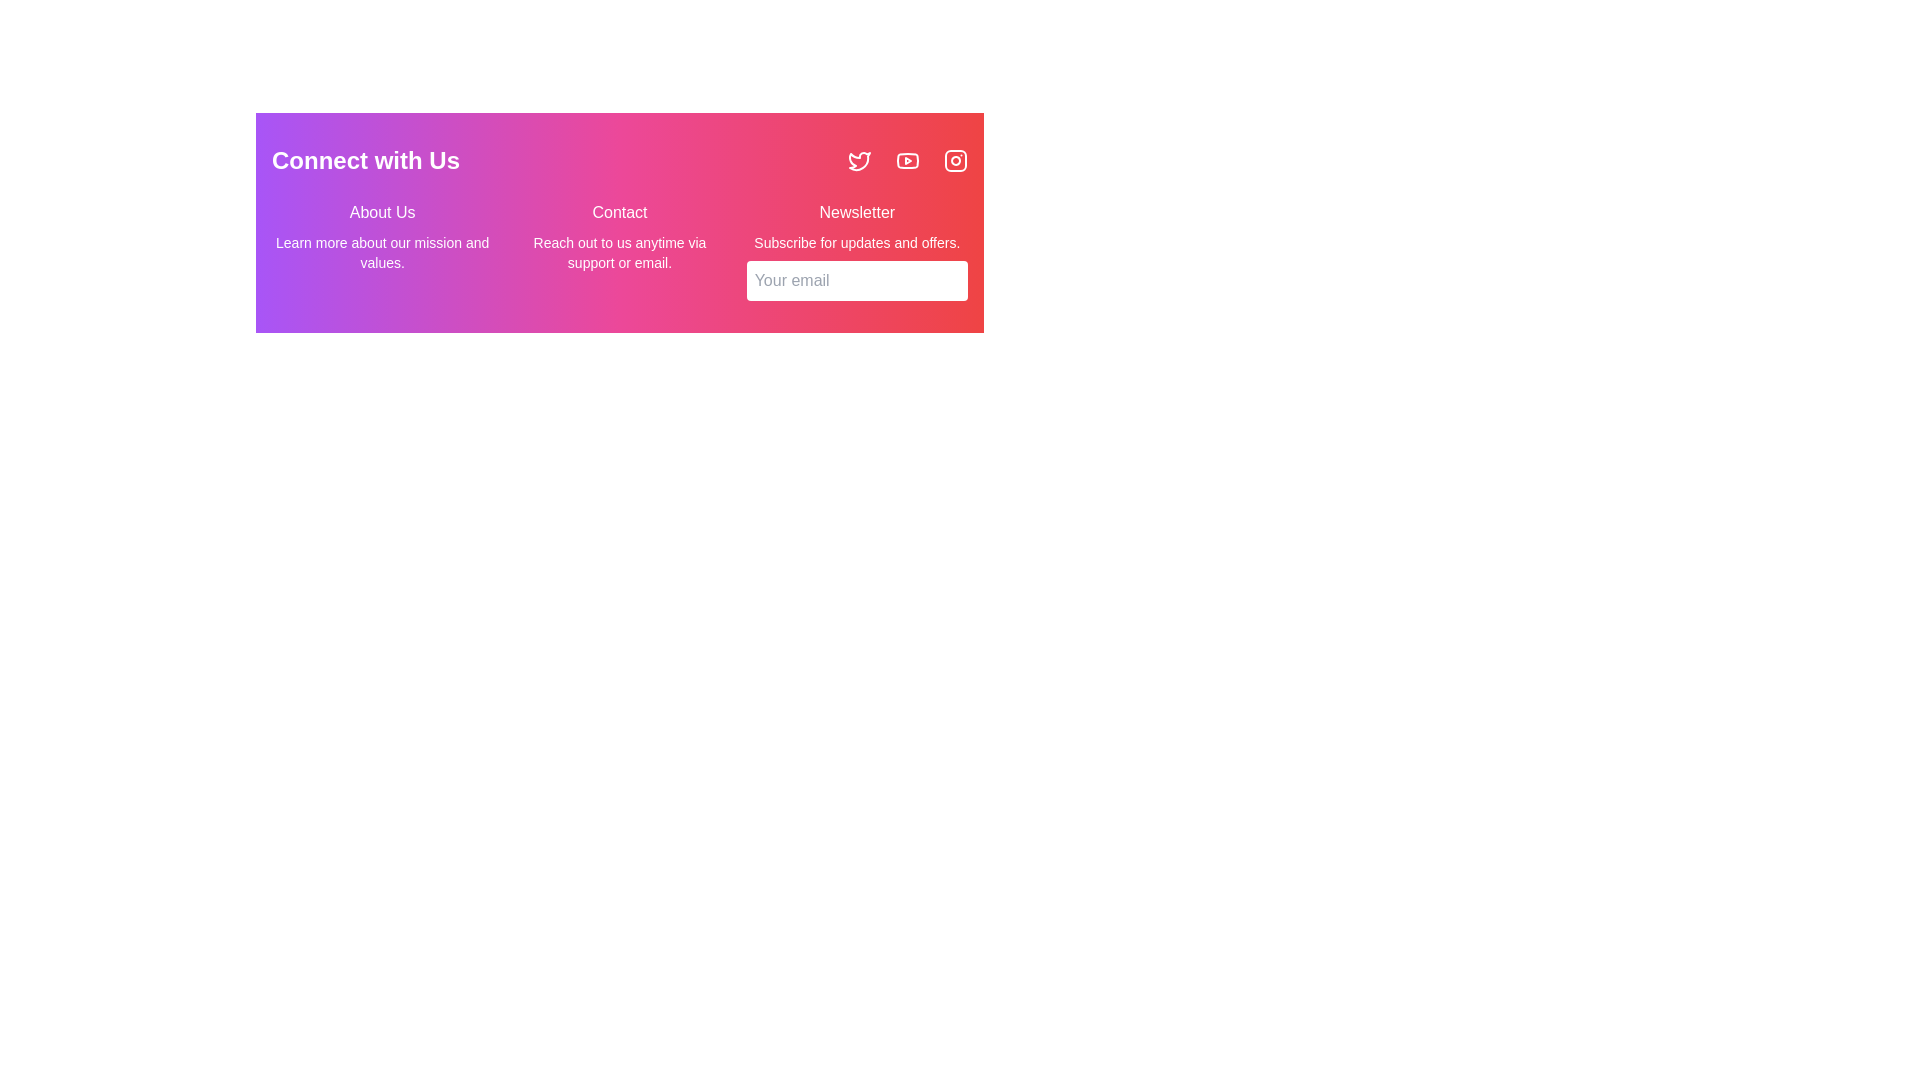  What do you see at coordinates (857, 249) in the screenshot?
I see `the text input field located in the subscription section on the far right of the layout` at bounding box center [857, 249].